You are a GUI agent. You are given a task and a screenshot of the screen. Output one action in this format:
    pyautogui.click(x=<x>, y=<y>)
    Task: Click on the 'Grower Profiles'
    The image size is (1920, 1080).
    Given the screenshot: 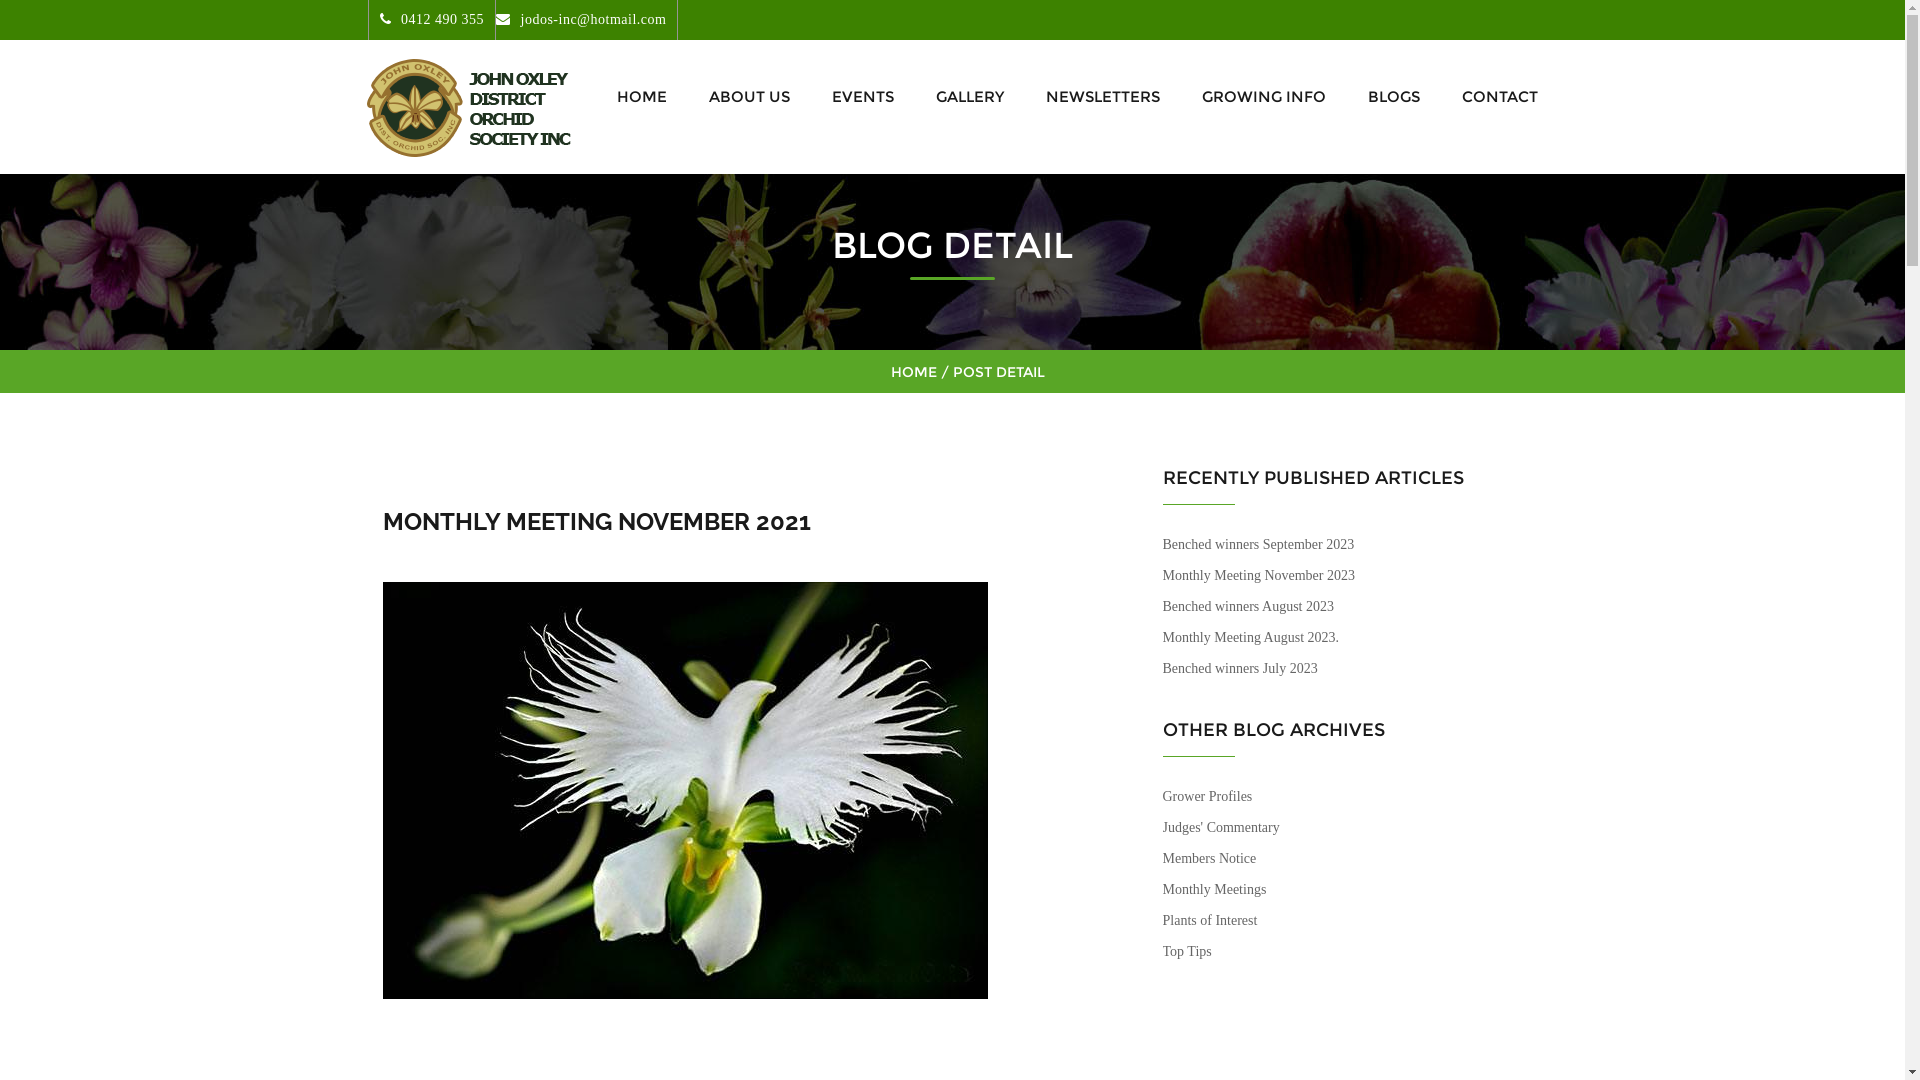 What is the action you would take?
    pyautogui.click(x=1205, y=795)
    